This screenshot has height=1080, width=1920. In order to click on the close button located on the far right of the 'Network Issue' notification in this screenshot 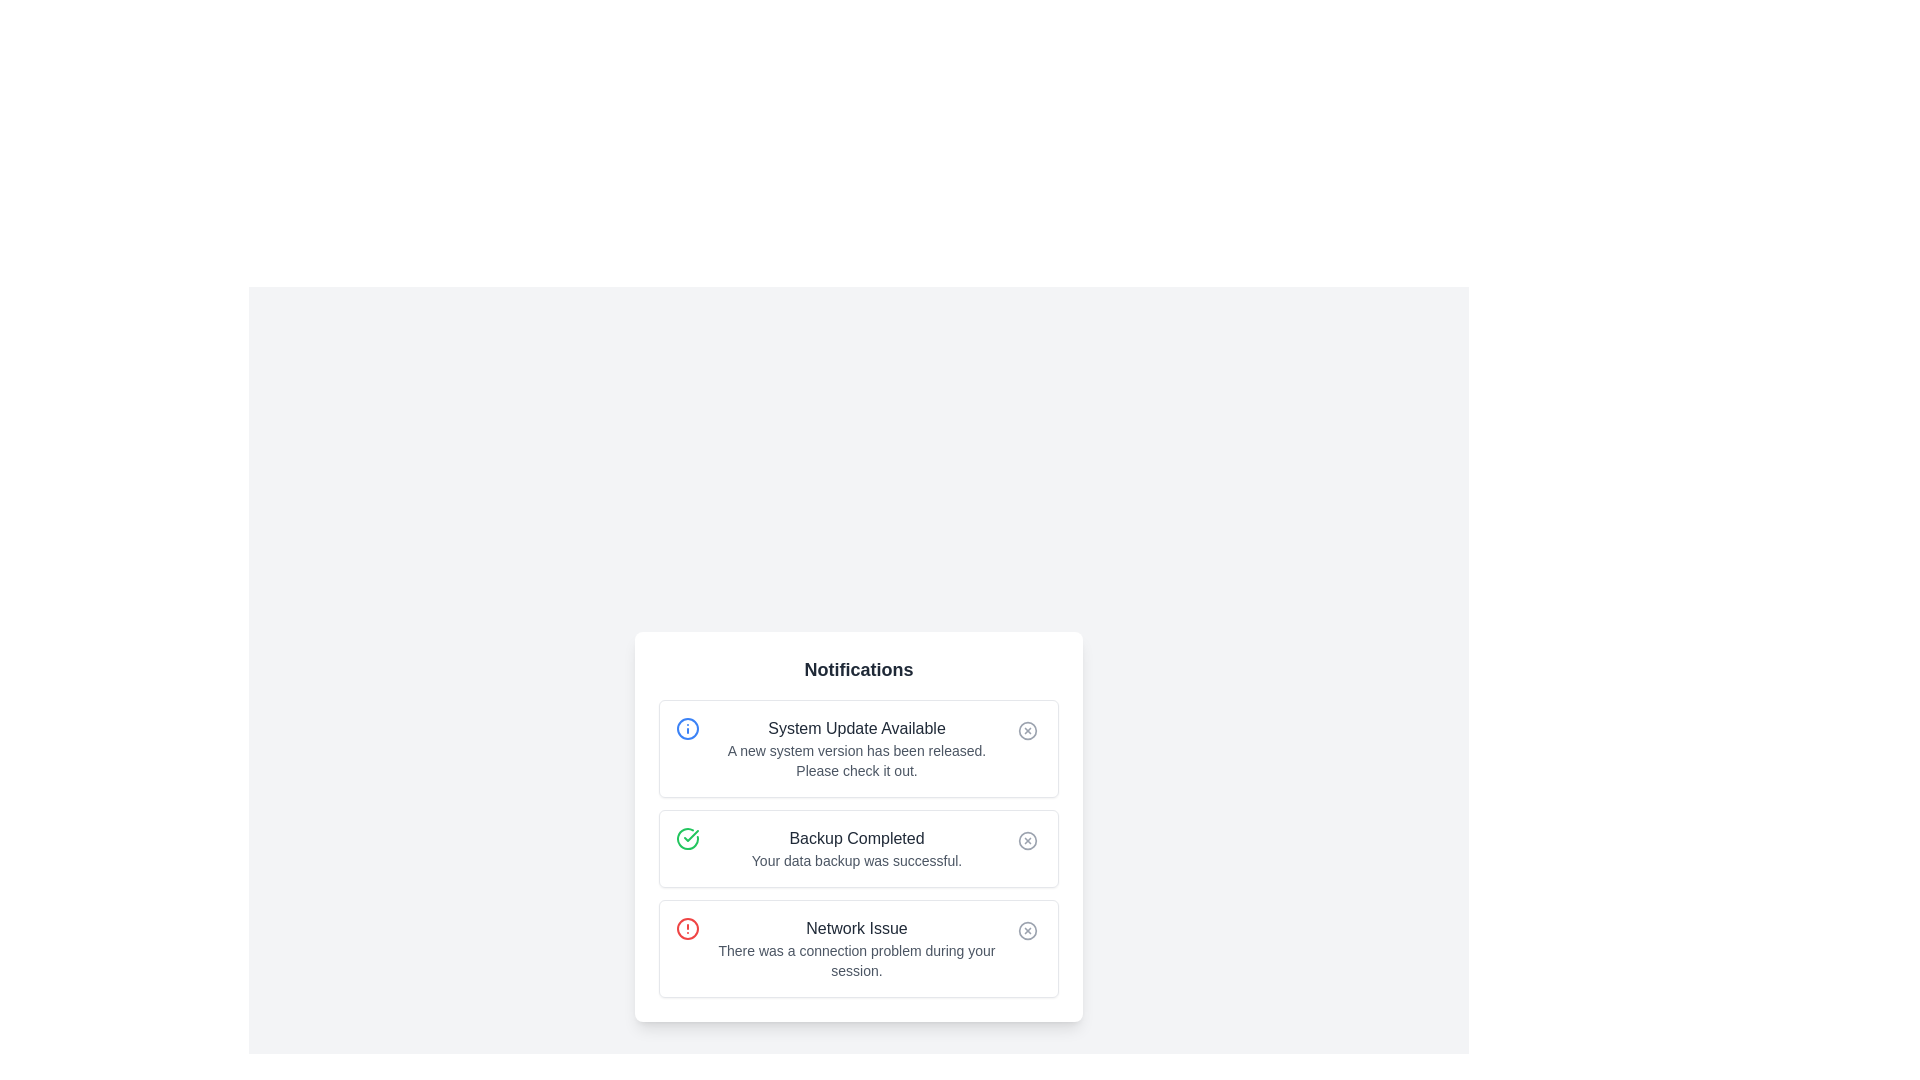, I will do `click(1027, 930)`.